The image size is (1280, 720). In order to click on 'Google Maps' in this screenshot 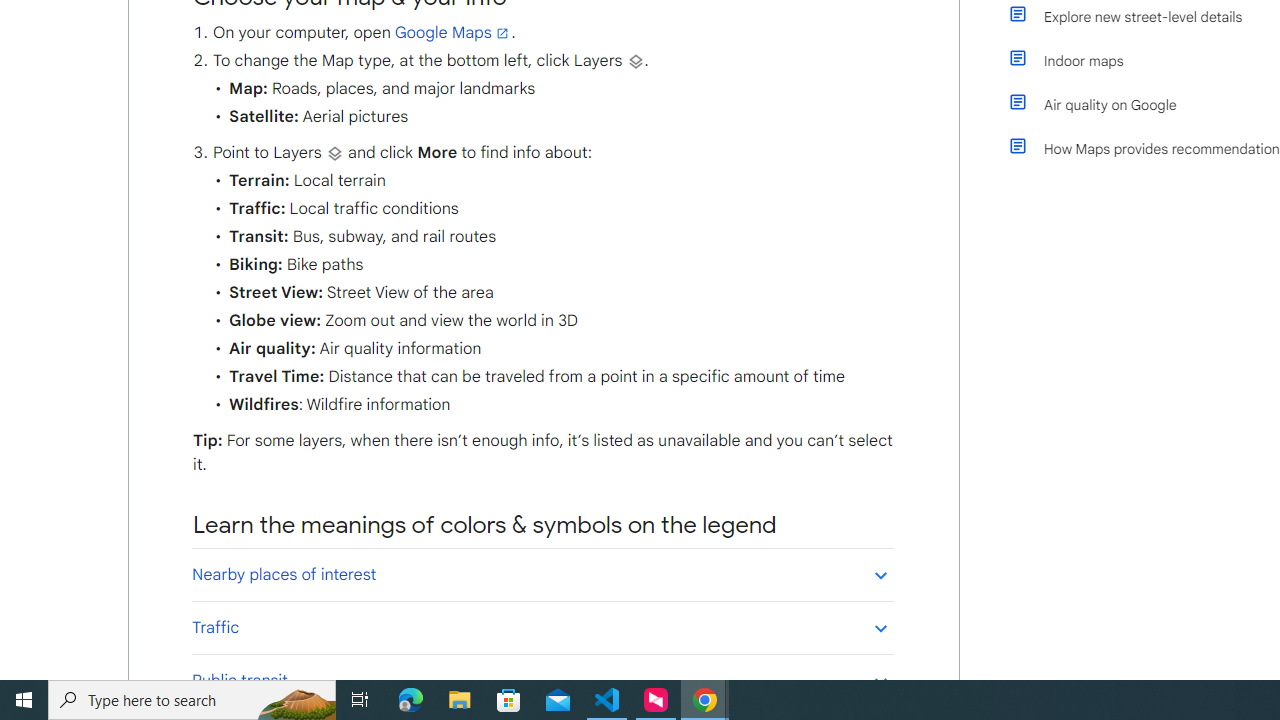, I will do `click(452, 33)`.